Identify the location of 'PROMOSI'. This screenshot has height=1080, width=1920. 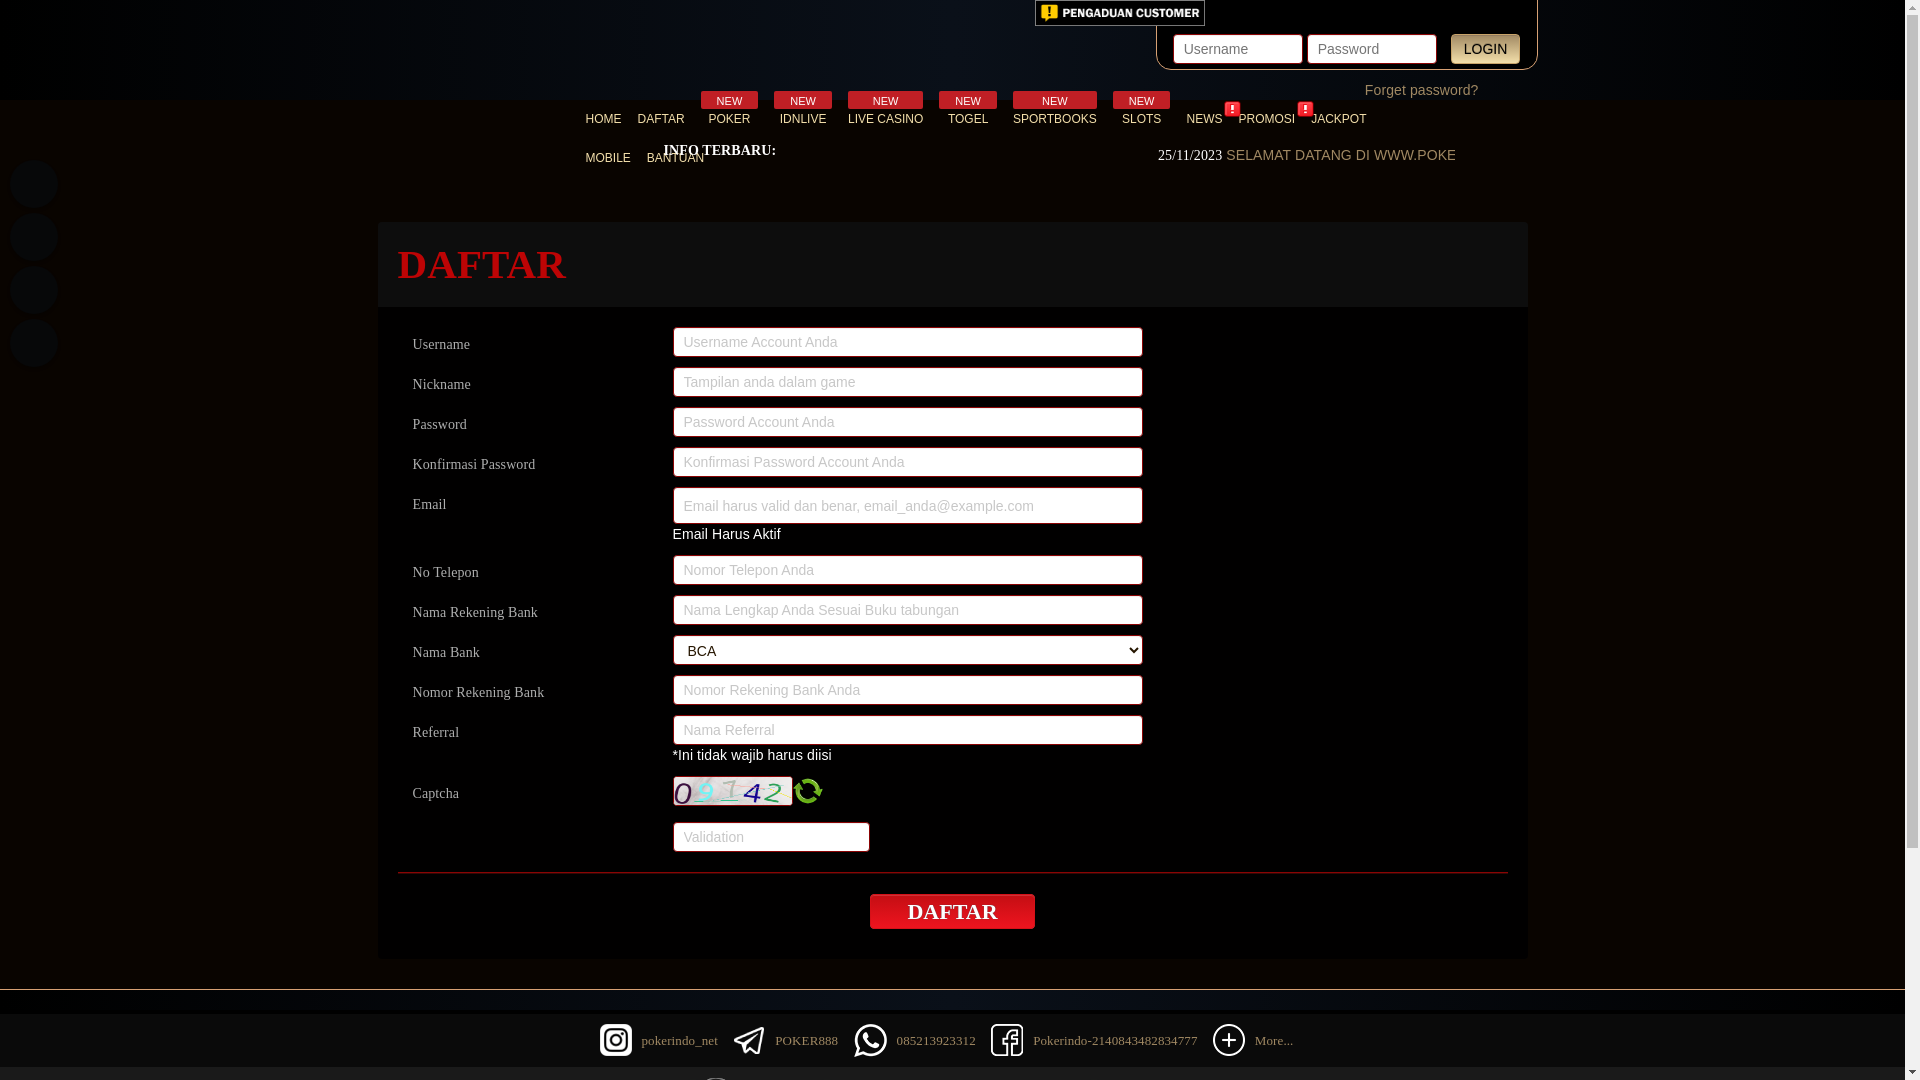
(1265, 119).